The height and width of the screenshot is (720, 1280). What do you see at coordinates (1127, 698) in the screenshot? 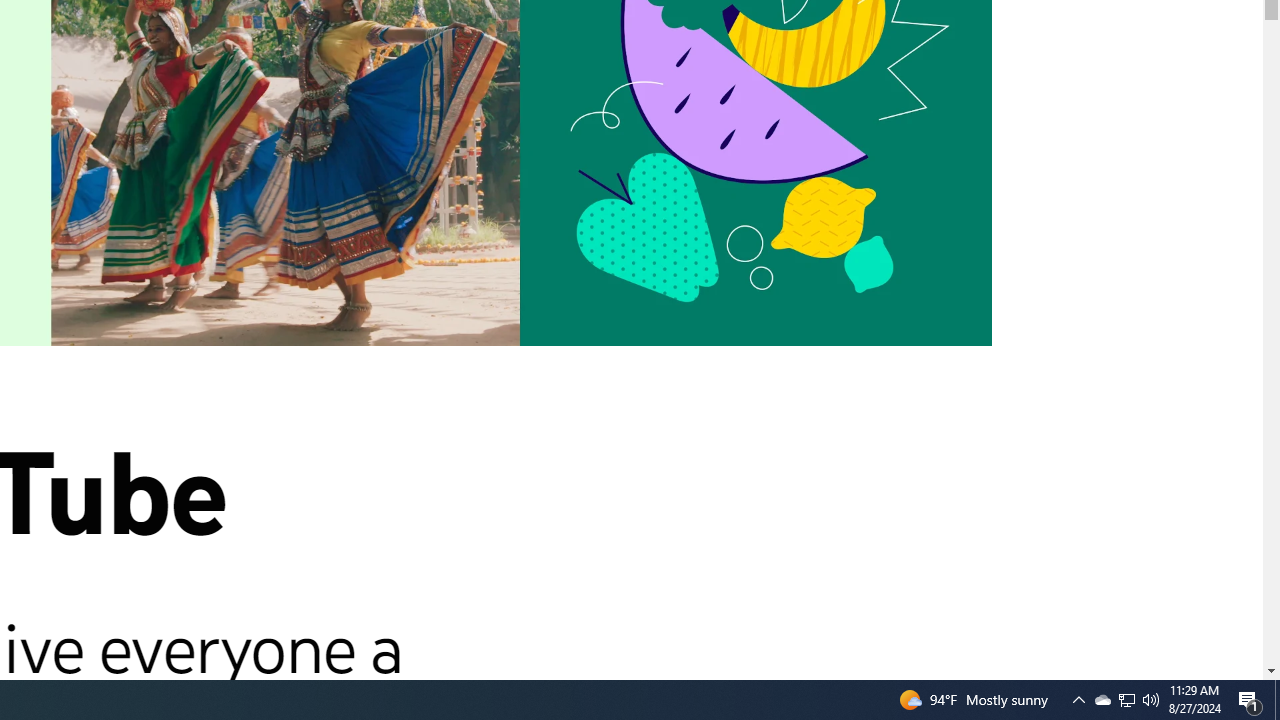
I see `'Q2790: 100%'` at bounding box center [1127, 698].